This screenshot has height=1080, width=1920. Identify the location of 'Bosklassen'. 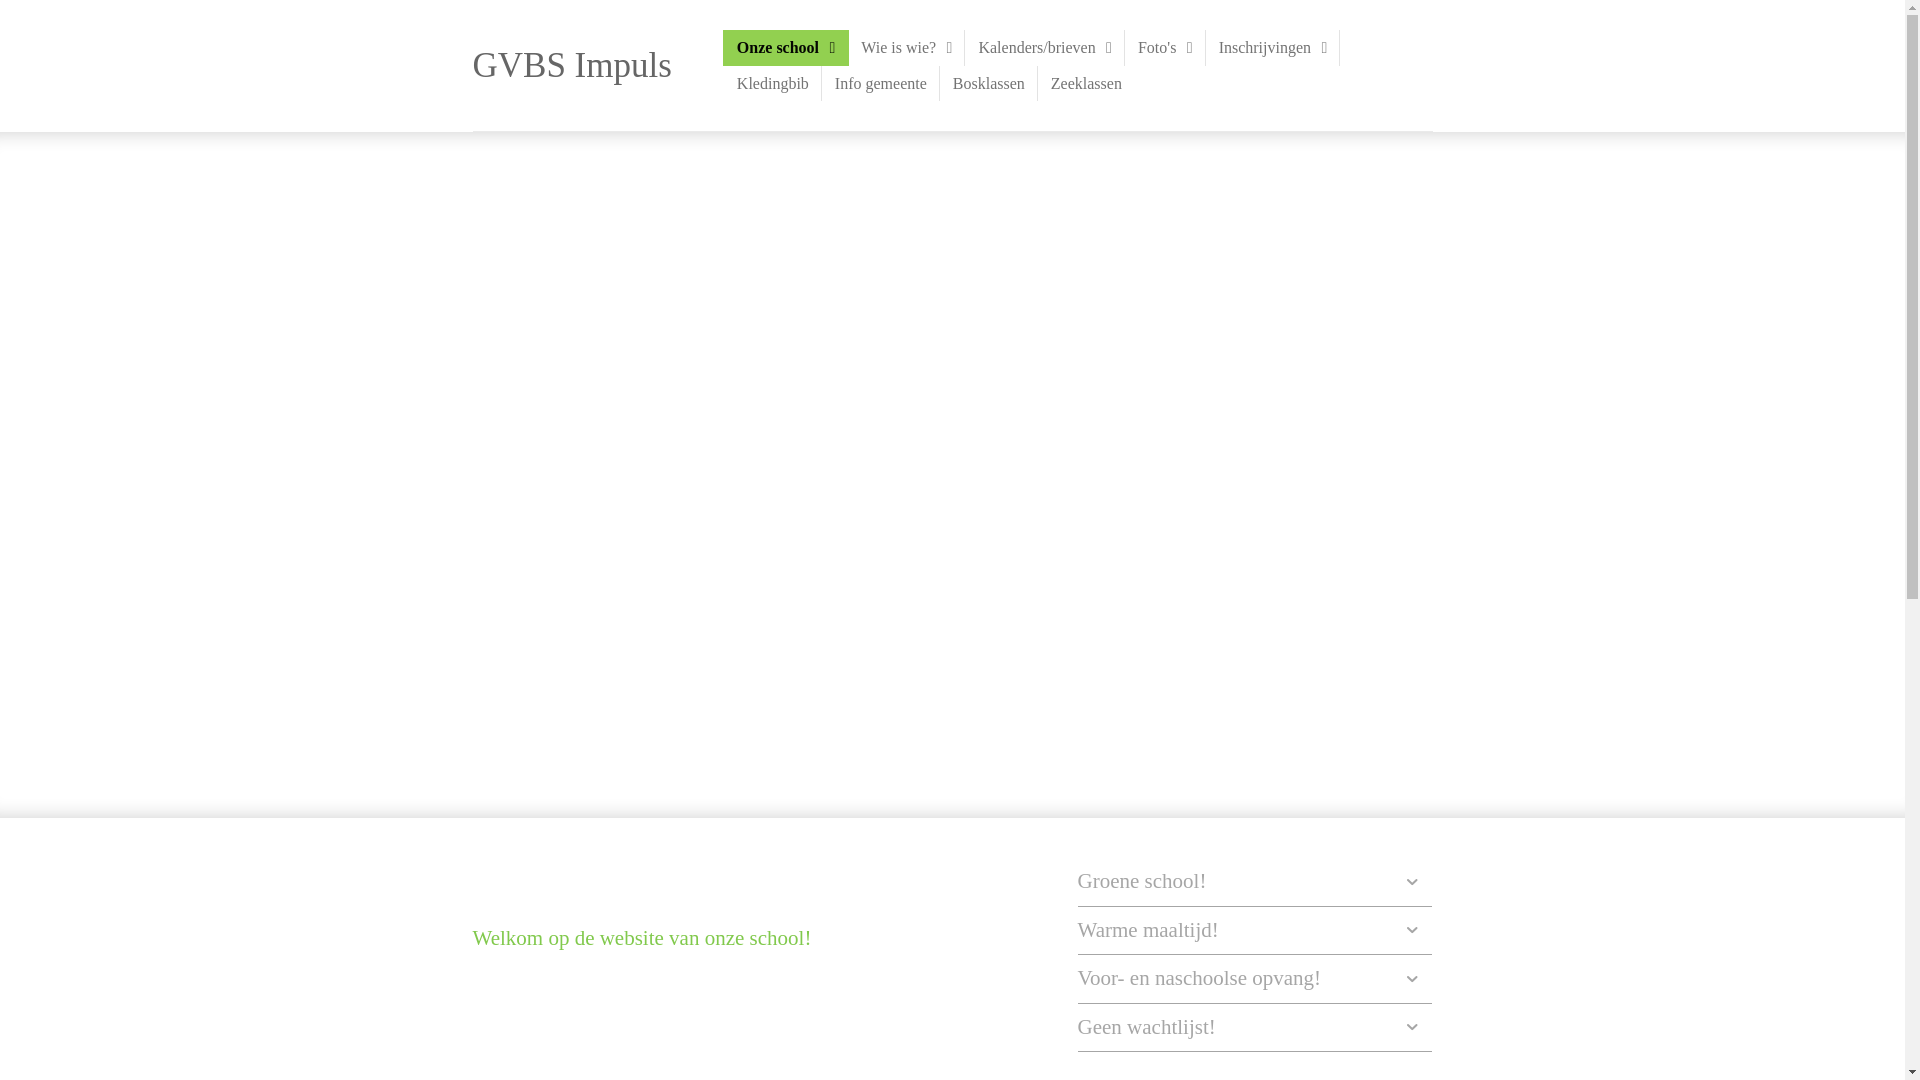
(988, 83).